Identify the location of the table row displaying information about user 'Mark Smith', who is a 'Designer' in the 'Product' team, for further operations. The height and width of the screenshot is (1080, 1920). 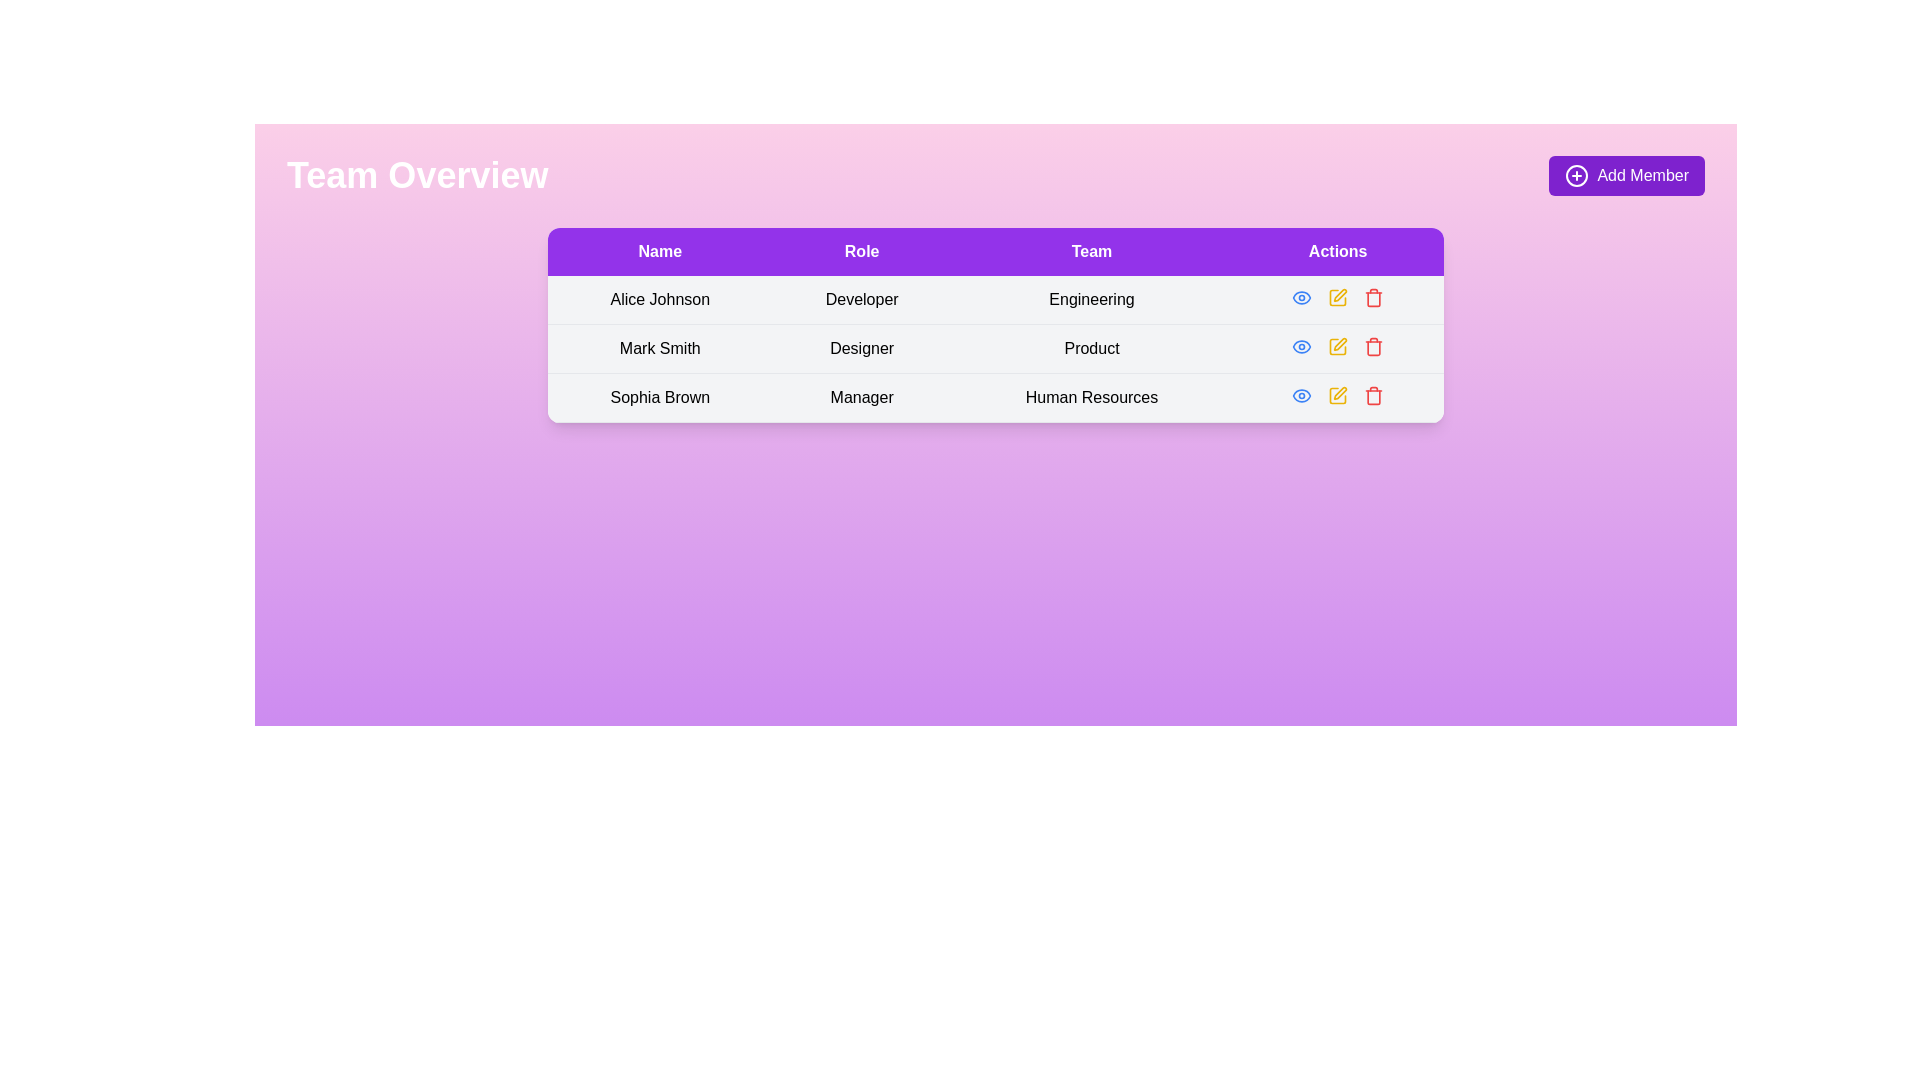
(996, 347).